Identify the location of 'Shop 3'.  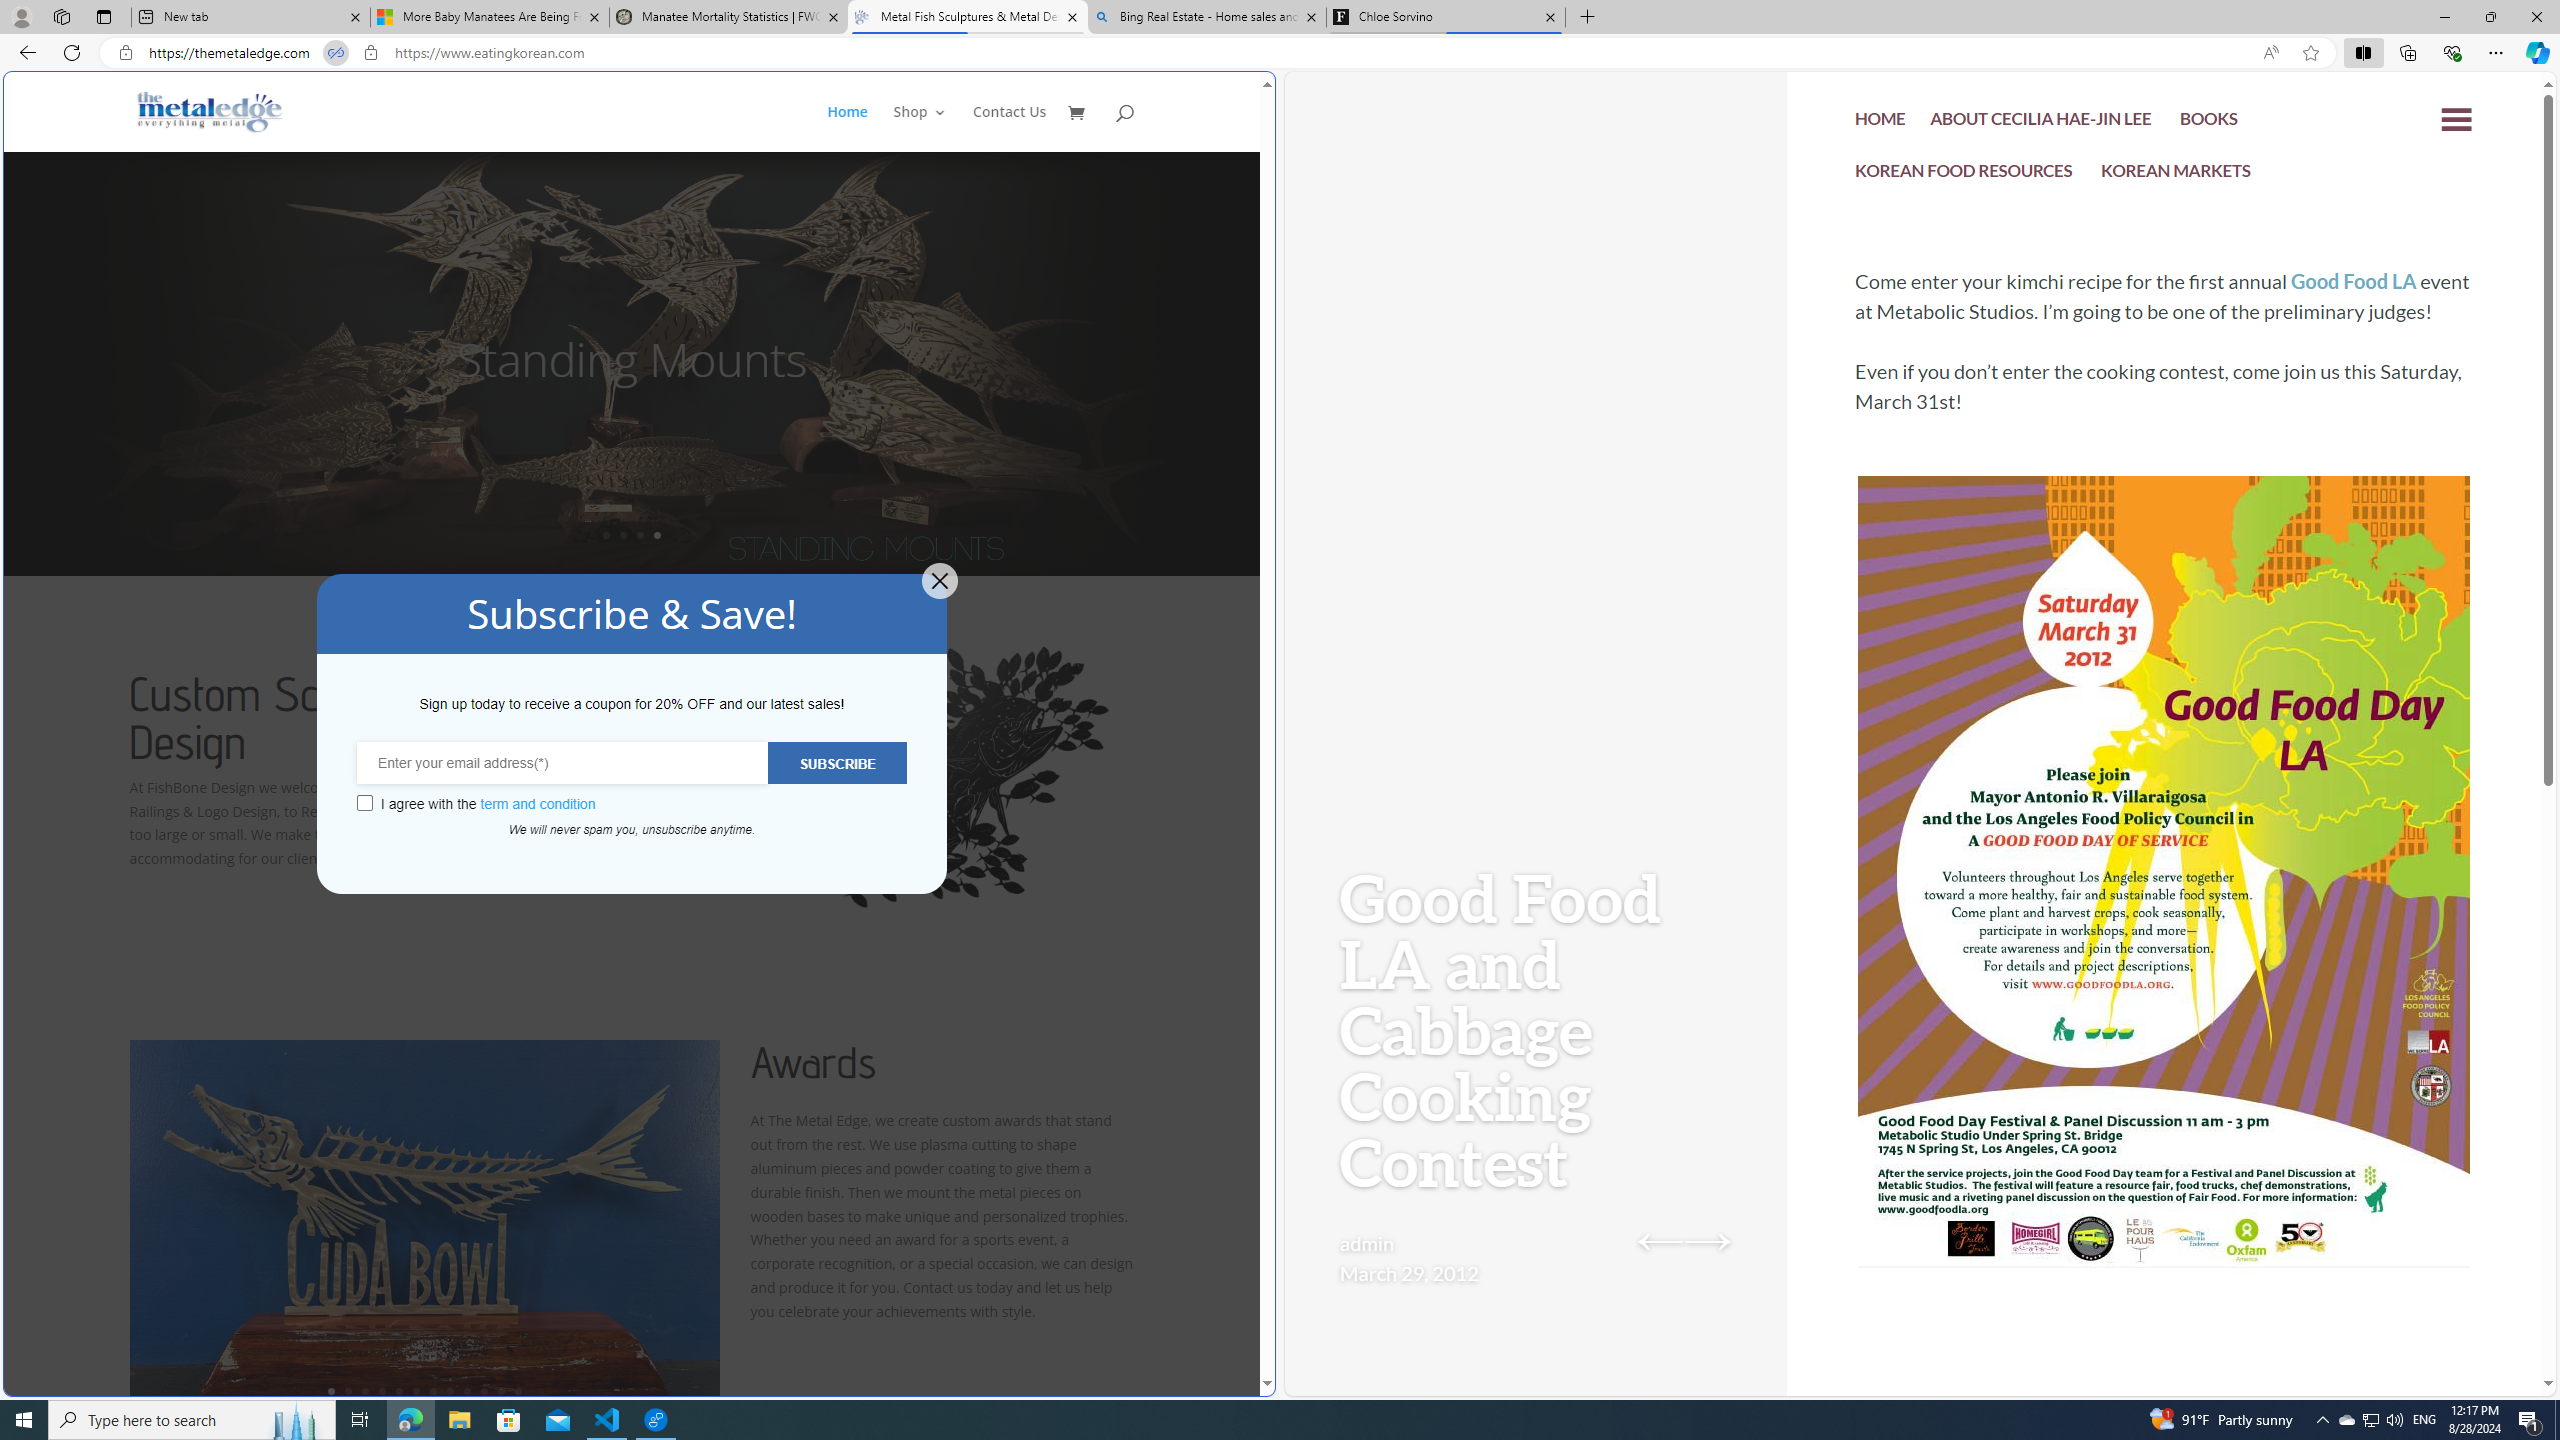
(920, 127).